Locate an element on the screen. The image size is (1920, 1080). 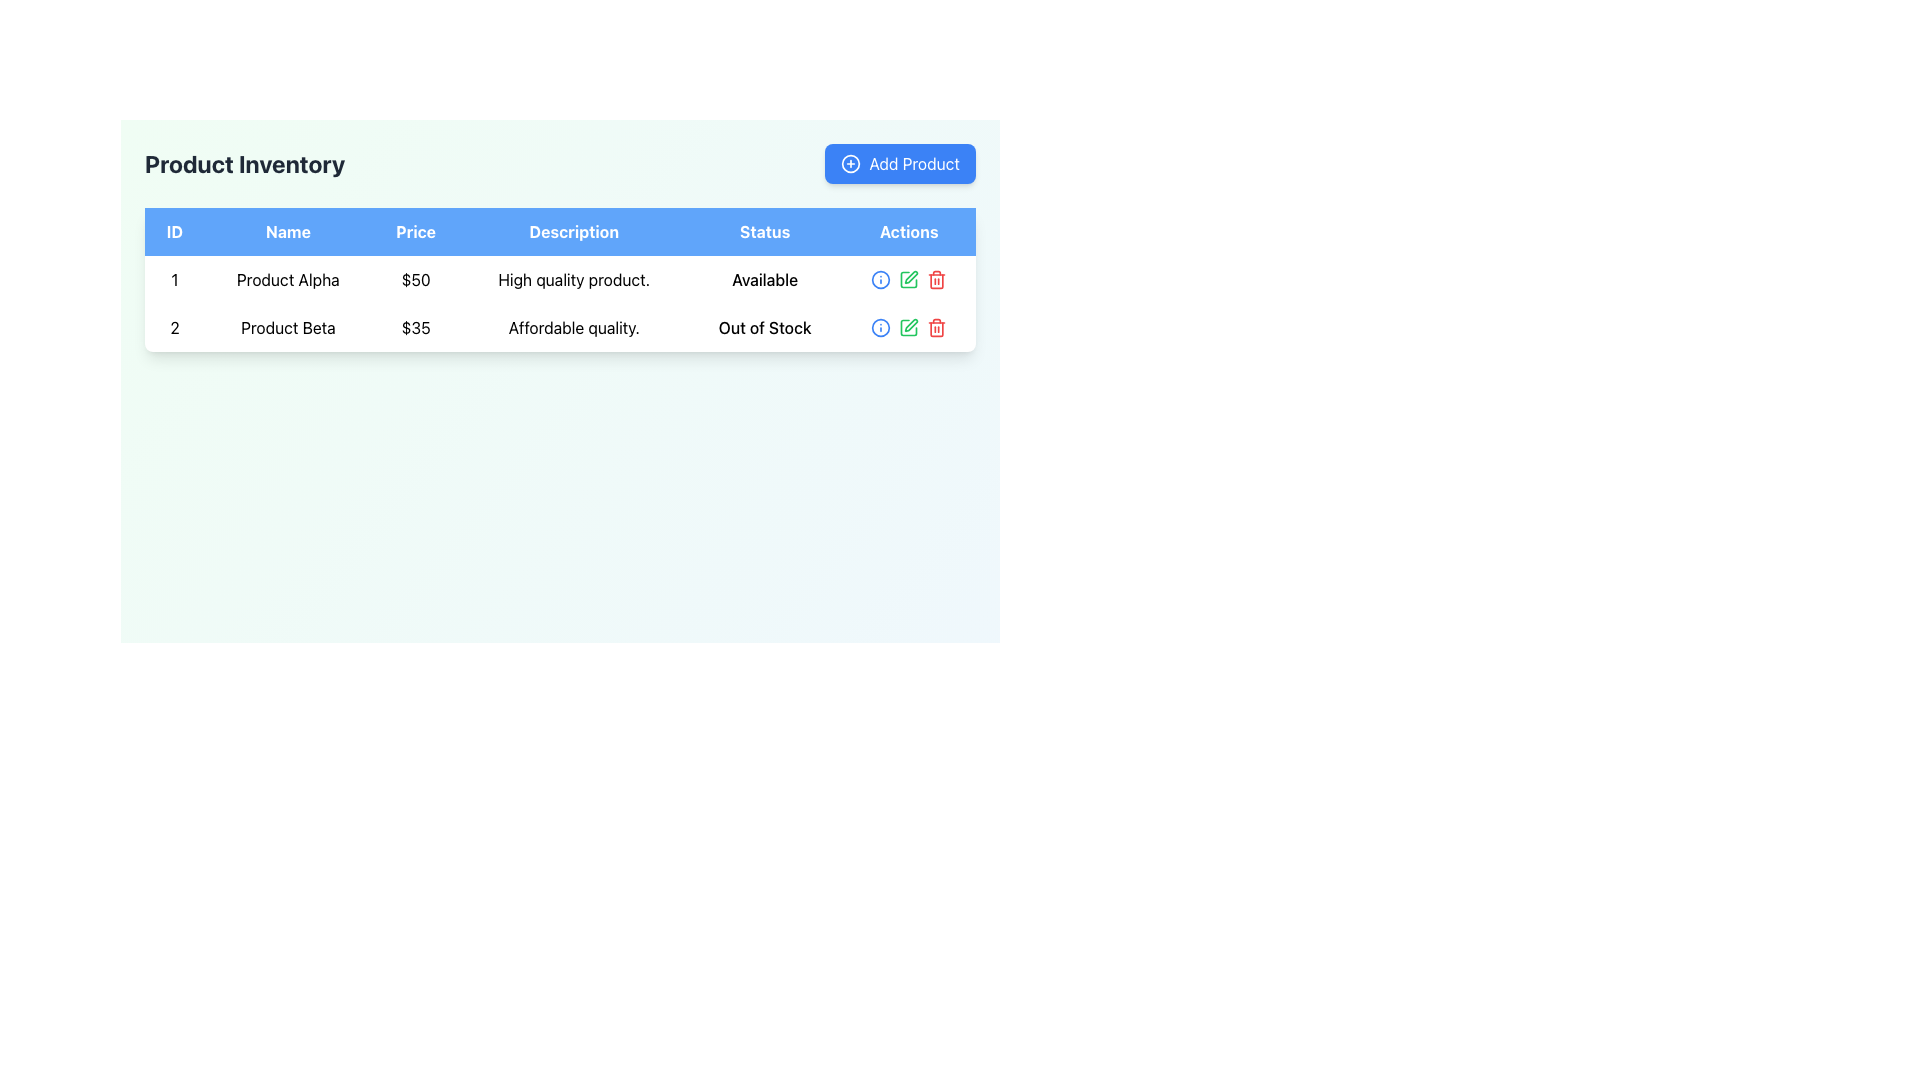
the 'Price' column header text label, which is the third label from the left in the header row of the table, located between 'Name' on the left and 'Description' on the right is located at coordinates (415, 230).